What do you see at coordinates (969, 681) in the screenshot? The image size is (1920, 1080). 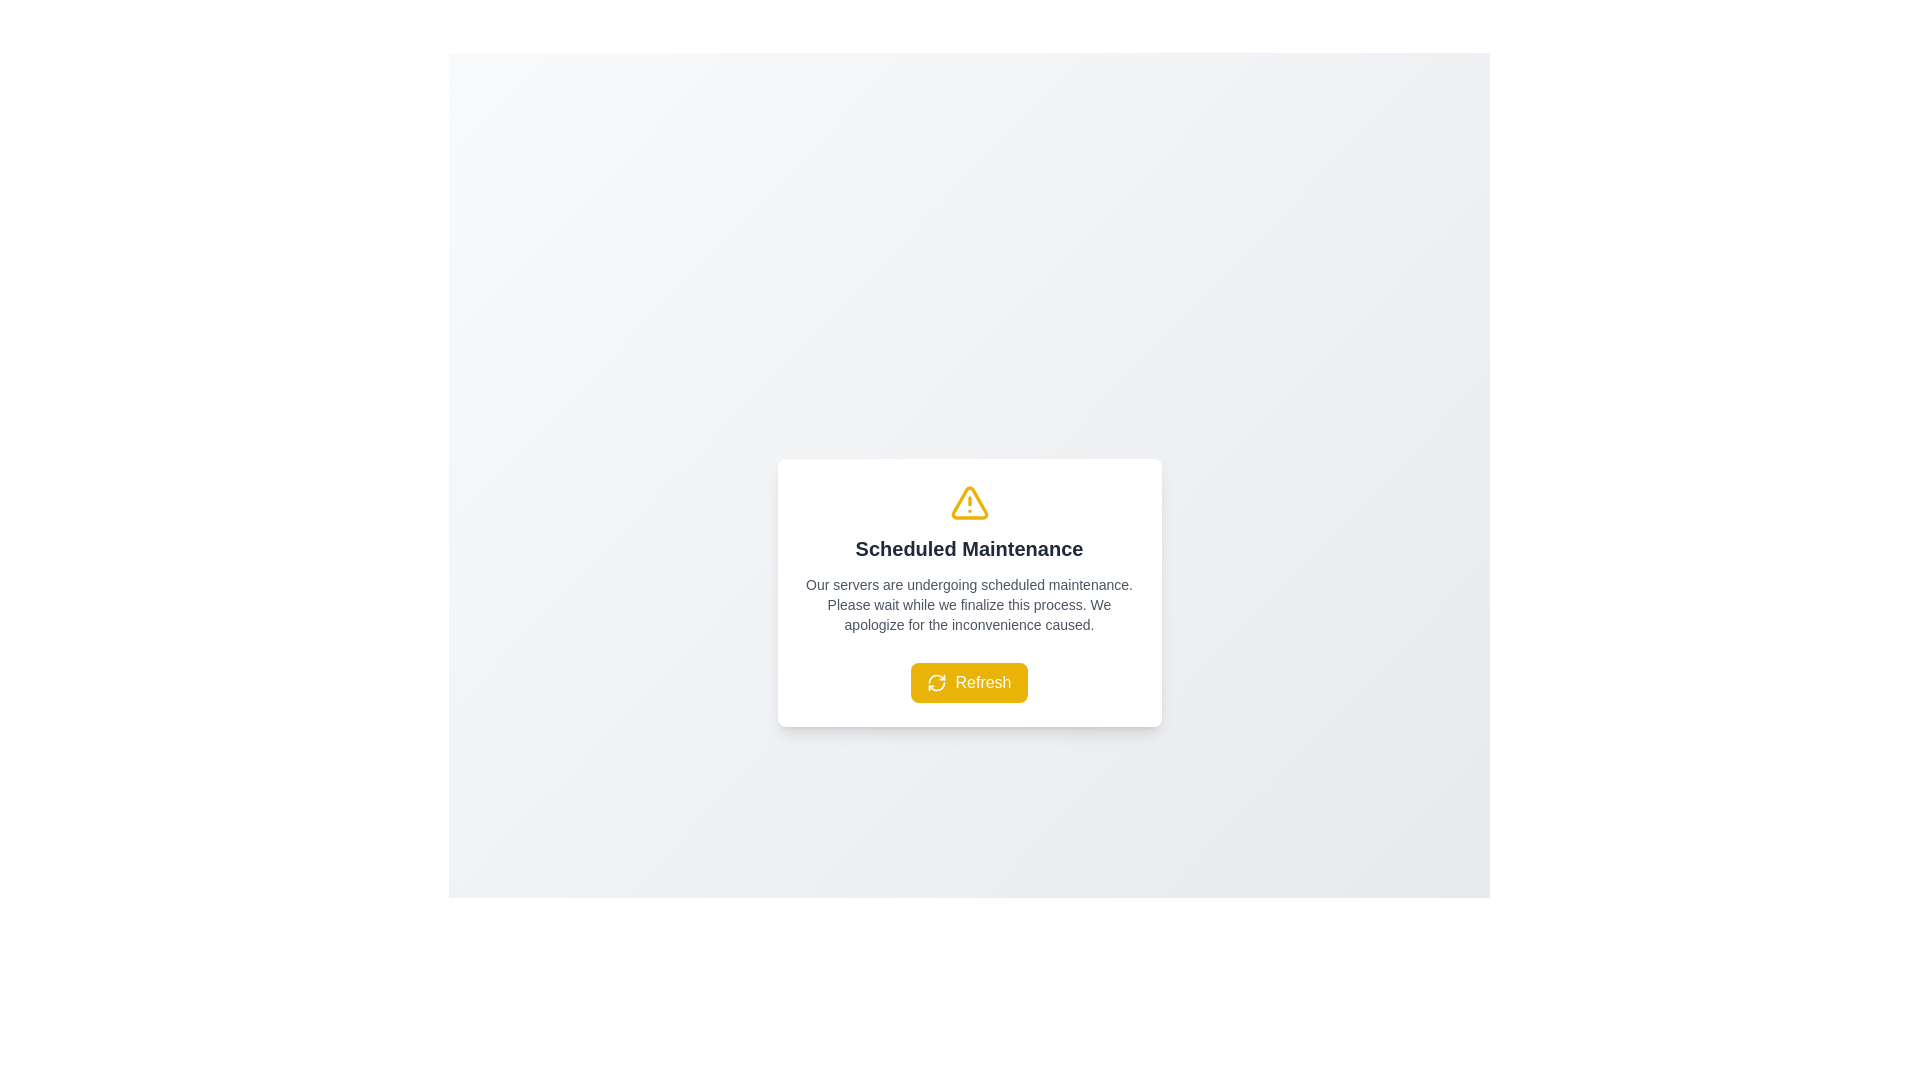 I see `the yellow 'Refresh' button with rounded corners to observe its hover effects` at bounding box center [969, 681].